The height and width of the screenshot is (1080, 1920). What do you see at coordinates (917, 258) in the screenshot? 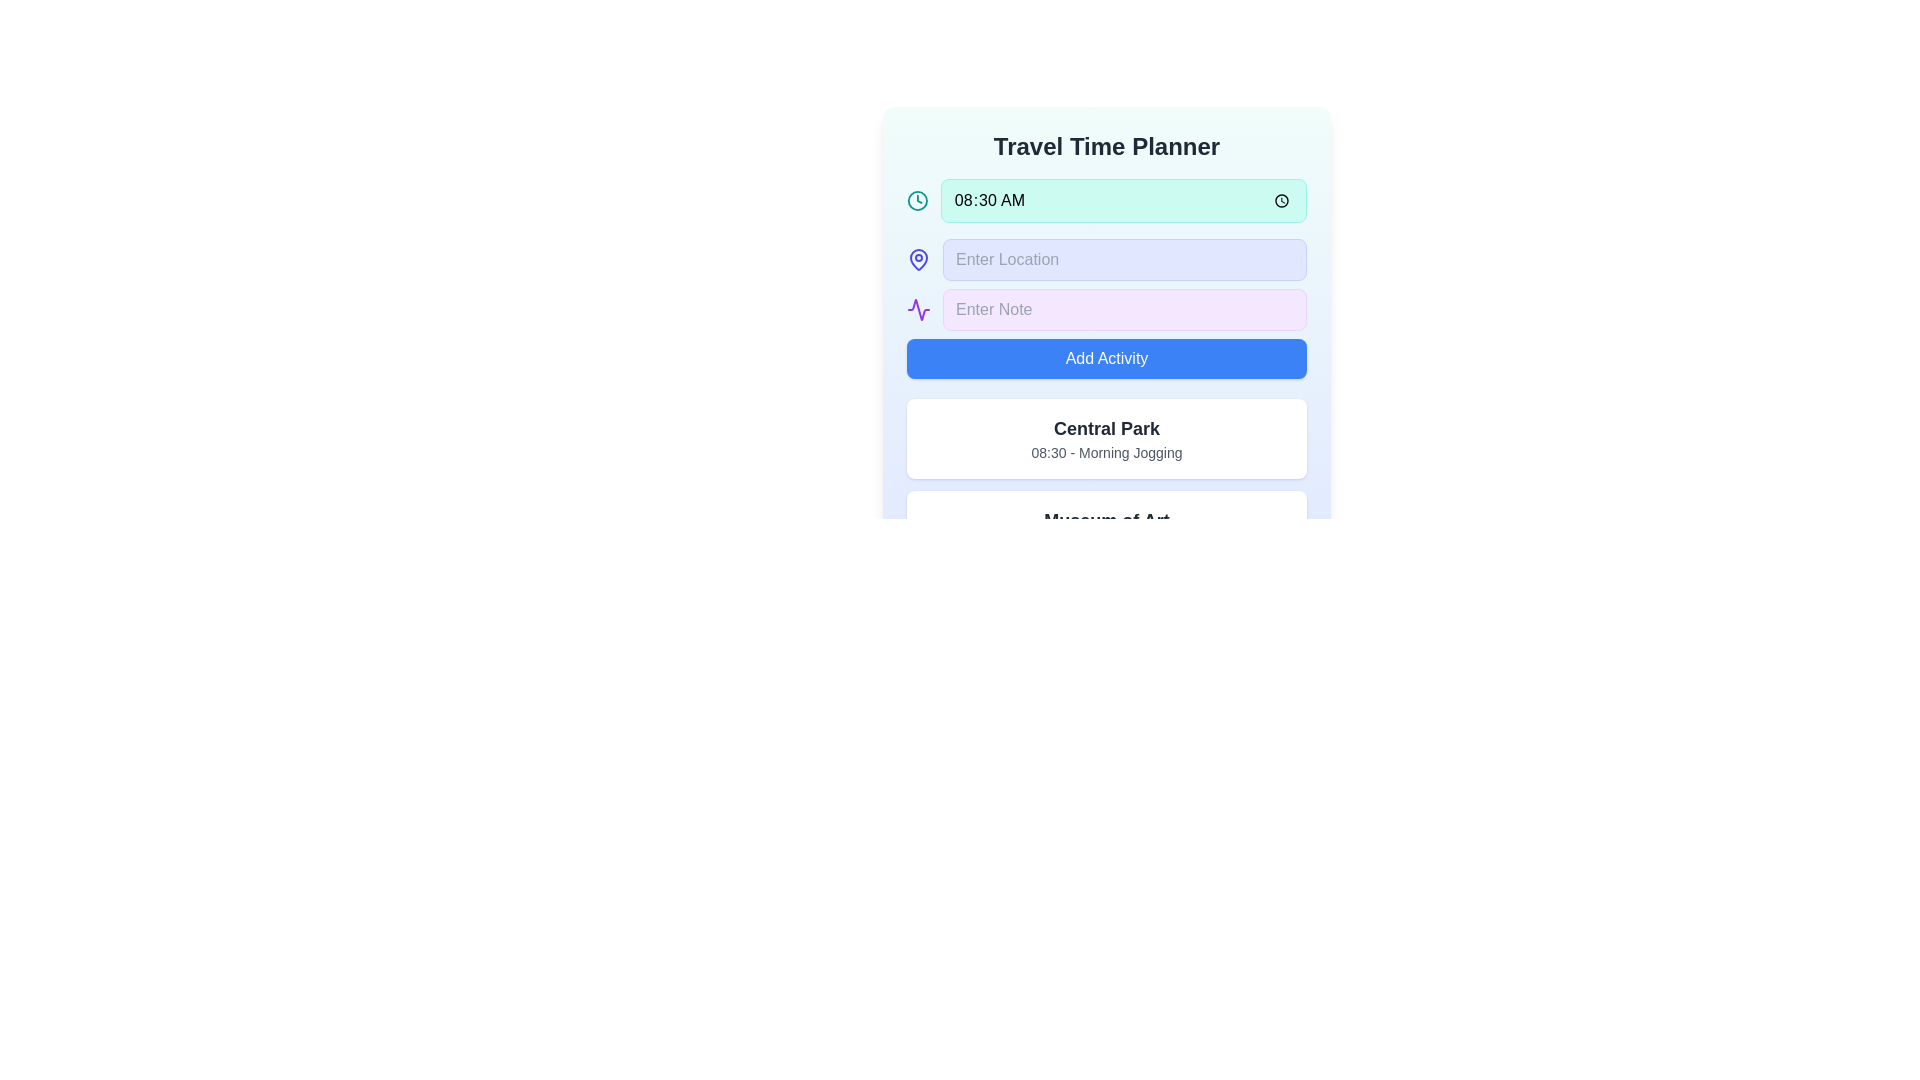
I see `map pin icon located to the left of the 'Enter Location' text box for design verification` at bounding box center [917, 258].